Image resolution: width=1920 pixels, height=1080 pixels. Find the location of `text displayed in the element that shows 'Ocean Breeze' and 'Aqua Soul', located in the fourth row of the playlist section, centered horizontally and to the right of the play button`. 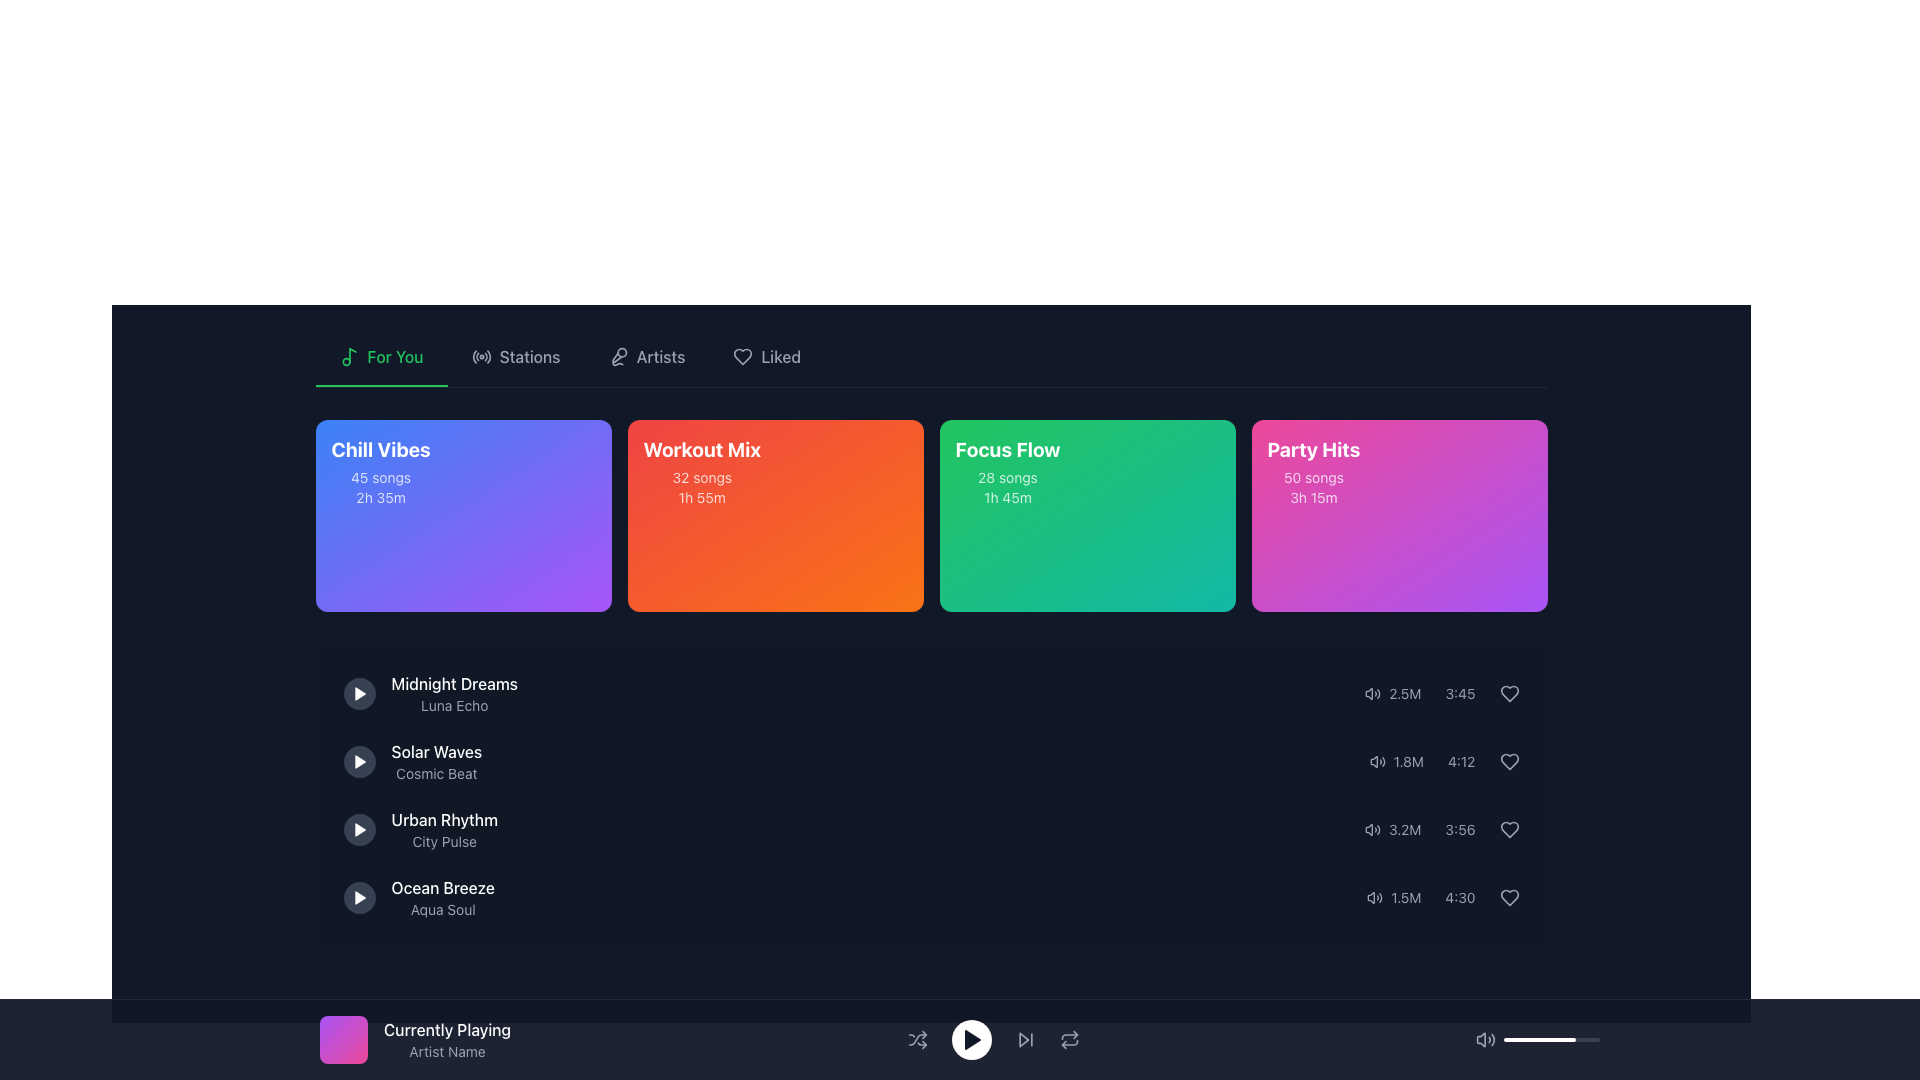

text displayed in the element that shows 'Ocean Breeze' and 'Aqua Soul', located in the fourth row of the playlist section, centered horizontally and to the right of the play button is located at coordinates (442, 897).